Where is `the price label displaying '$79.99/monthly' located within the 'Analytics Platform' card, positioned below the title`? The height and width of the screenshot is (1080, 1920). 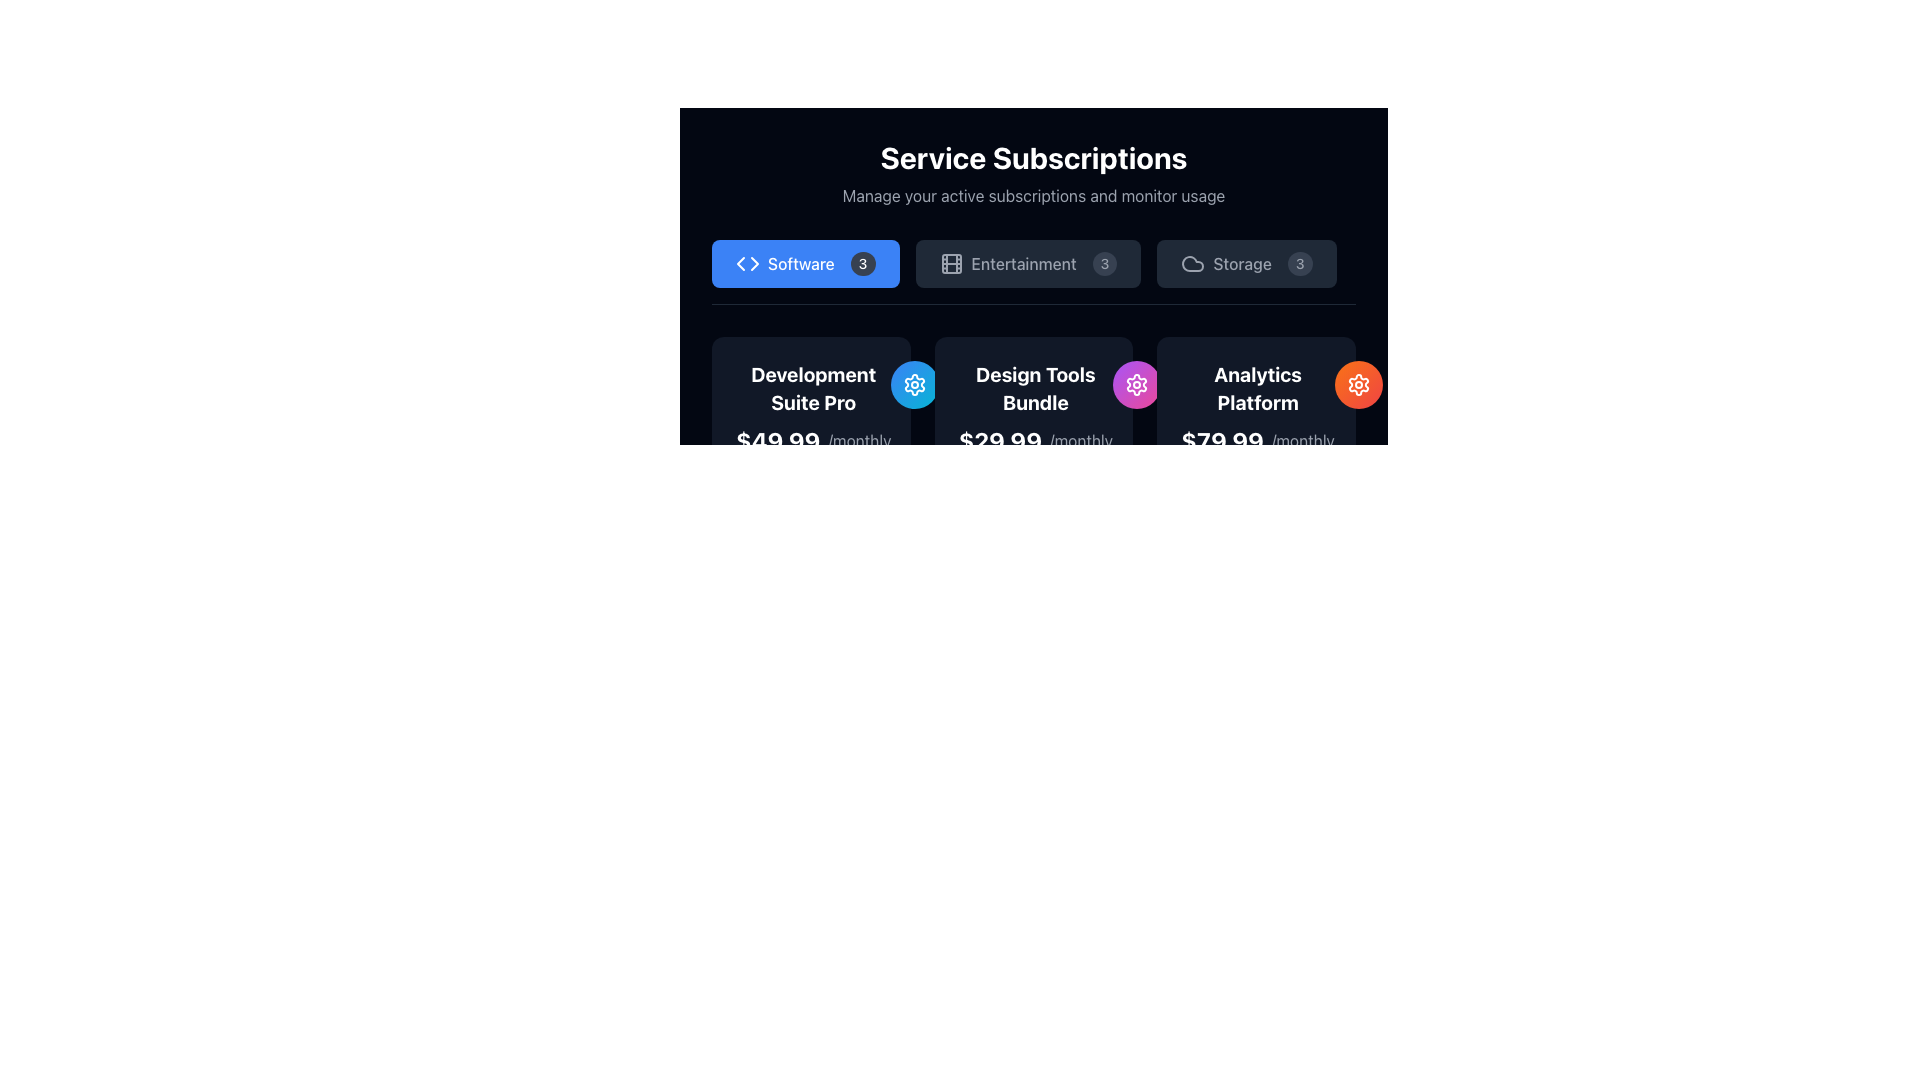 the price label displaying '$79.99/monthly' located within the 'Analytics Platform' card, positioned below the title is located at coordinates (1257, 439).